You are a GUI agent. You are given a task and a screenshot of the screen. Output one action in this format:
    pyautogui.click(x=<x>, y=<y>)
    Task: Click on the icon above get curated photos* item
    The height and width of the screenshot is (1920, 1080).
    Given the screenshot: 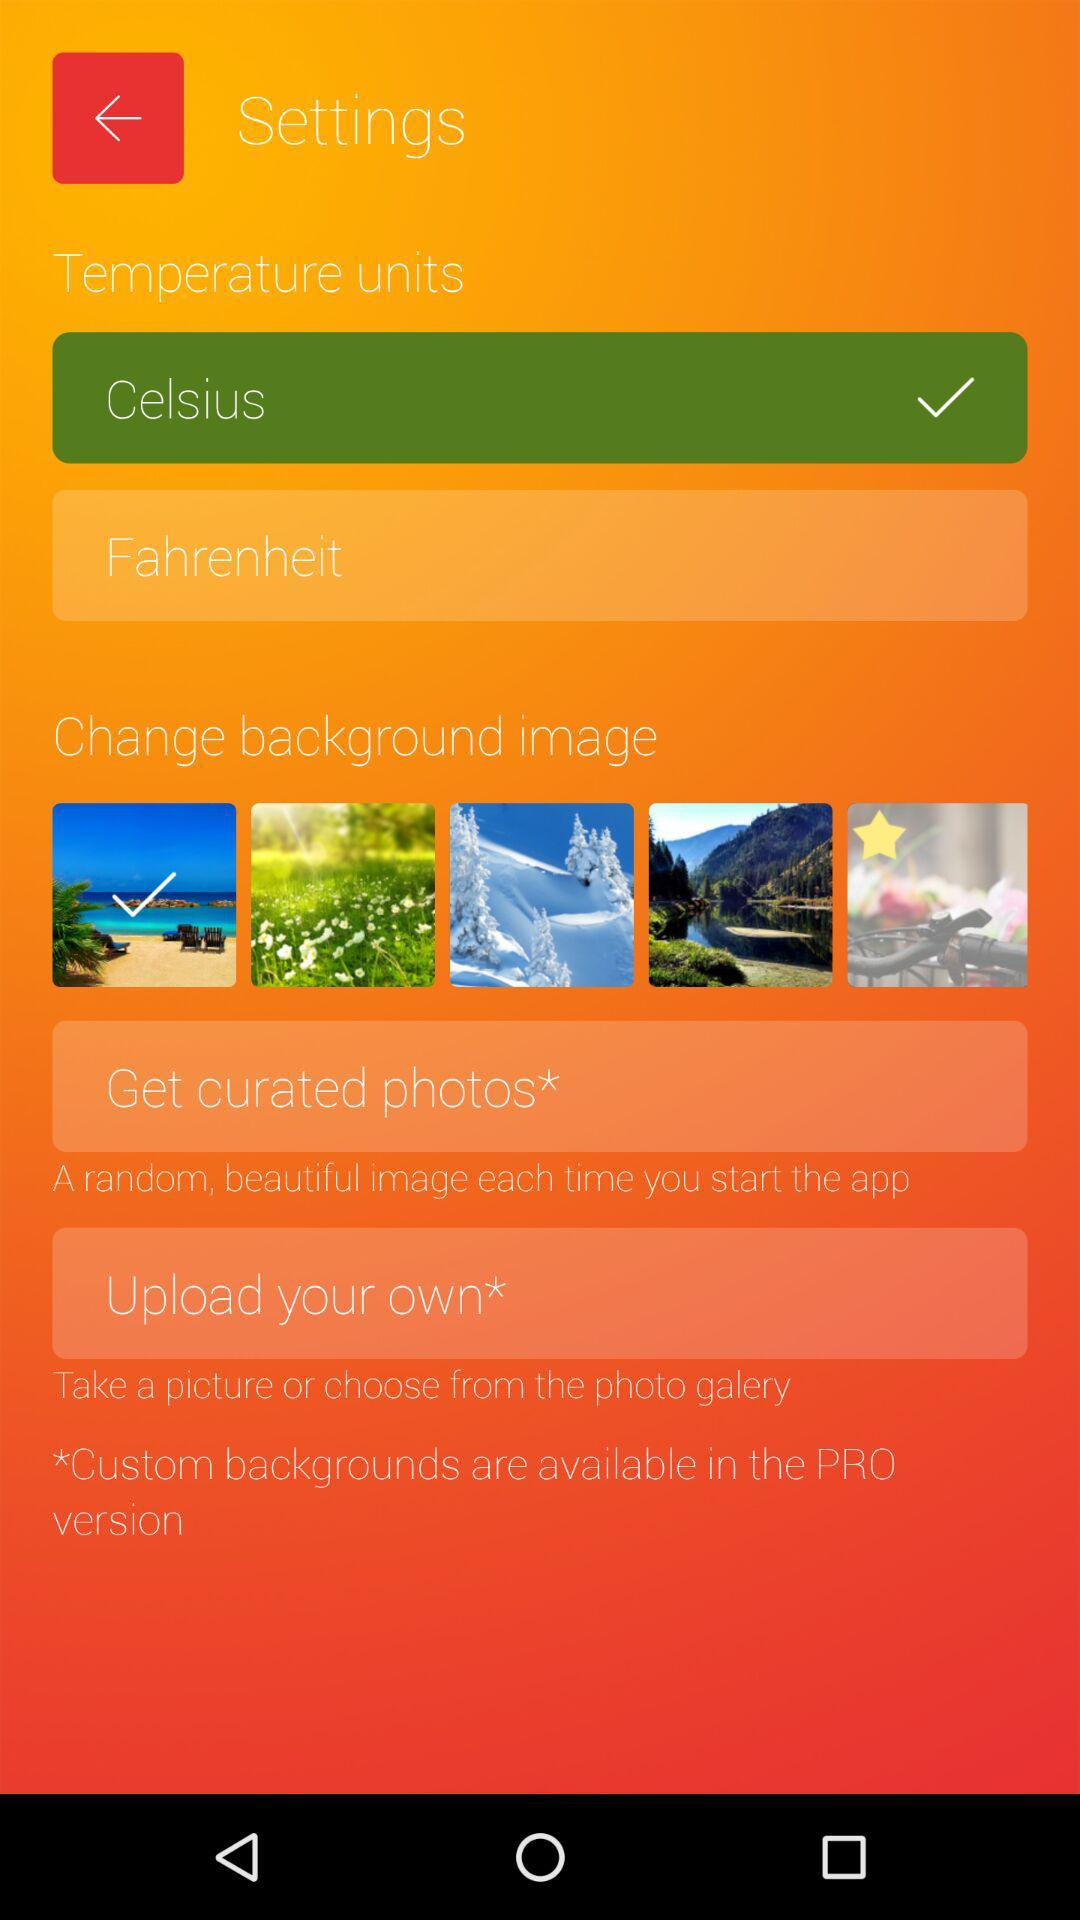 What is the action you would take?
    pyautogui.click(x=541, y=894)
    